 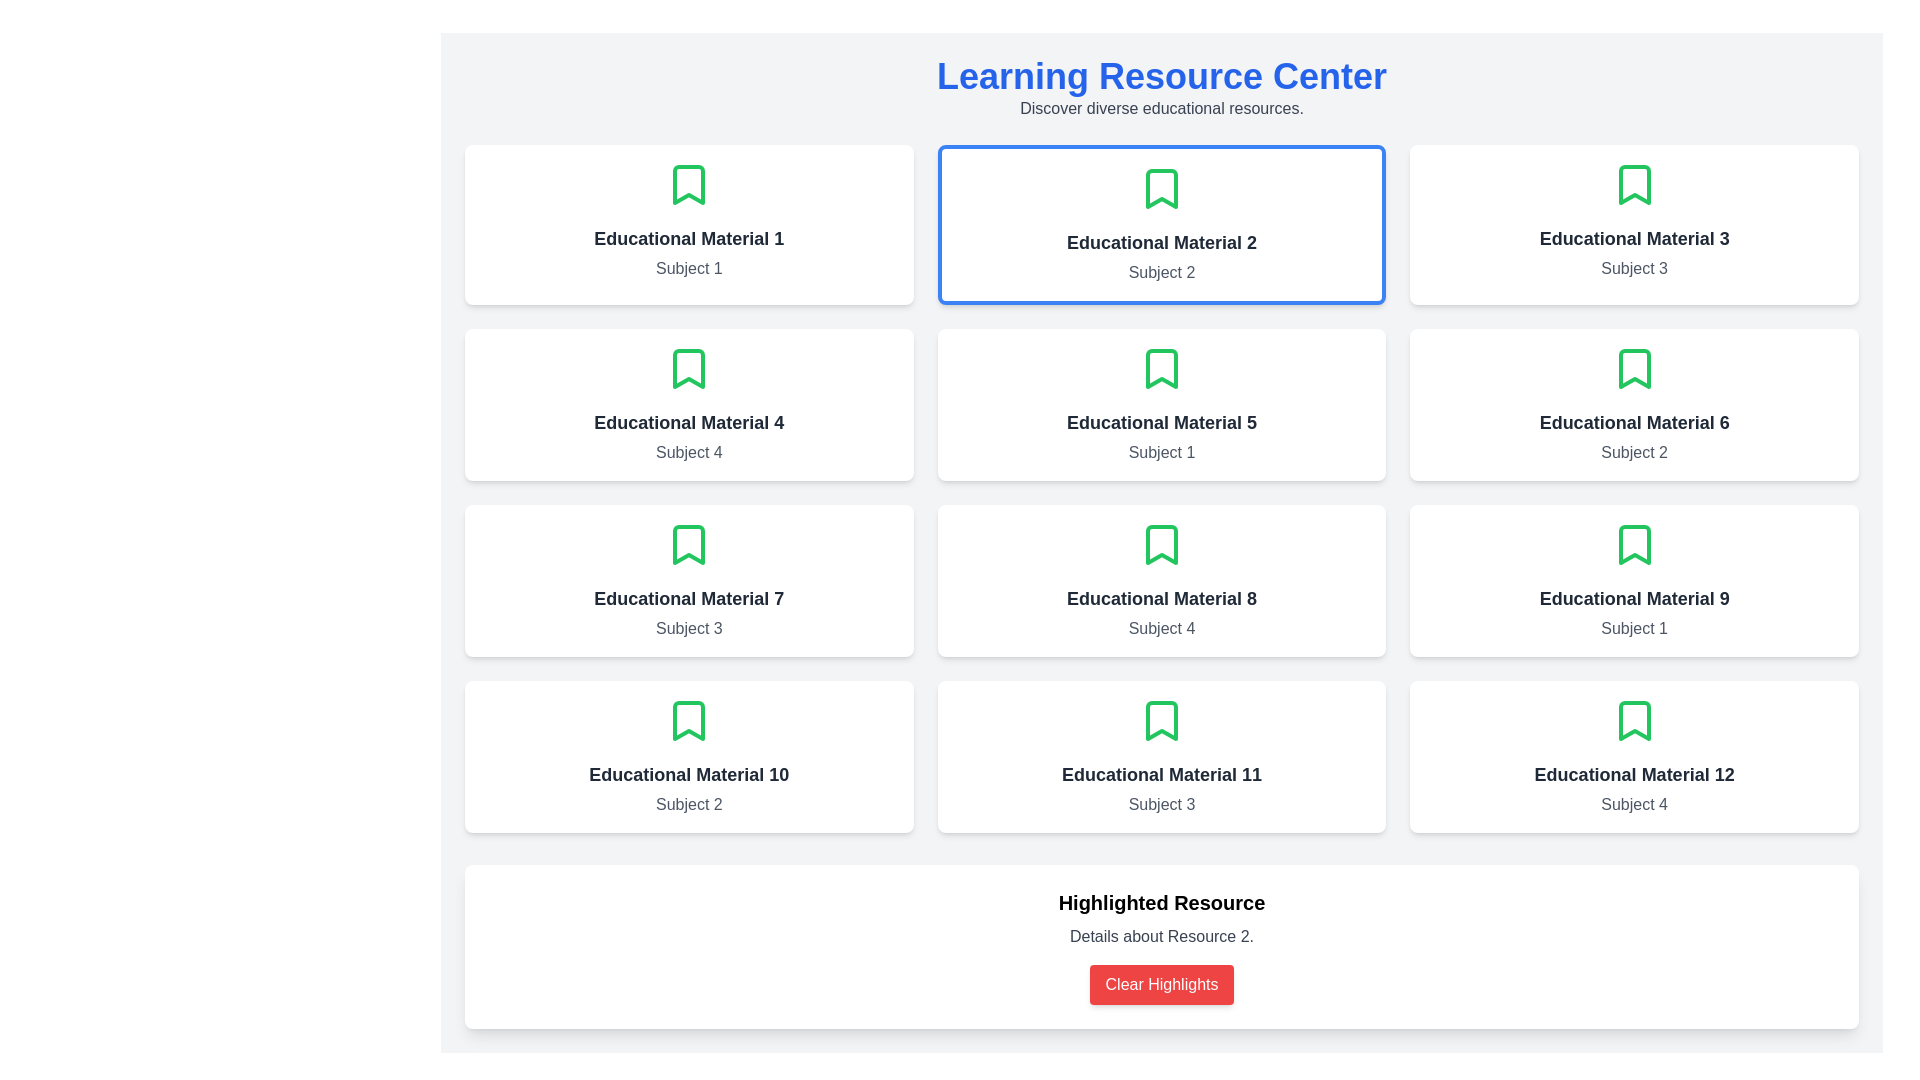 What do you see at coordinates (1161, 422) in the screenshot?
I see `the text label that serves as a title or identifier for a specific resource, positioned in the center of a rectangular card in the second column of the second row` at bounding box center [1161, 422].